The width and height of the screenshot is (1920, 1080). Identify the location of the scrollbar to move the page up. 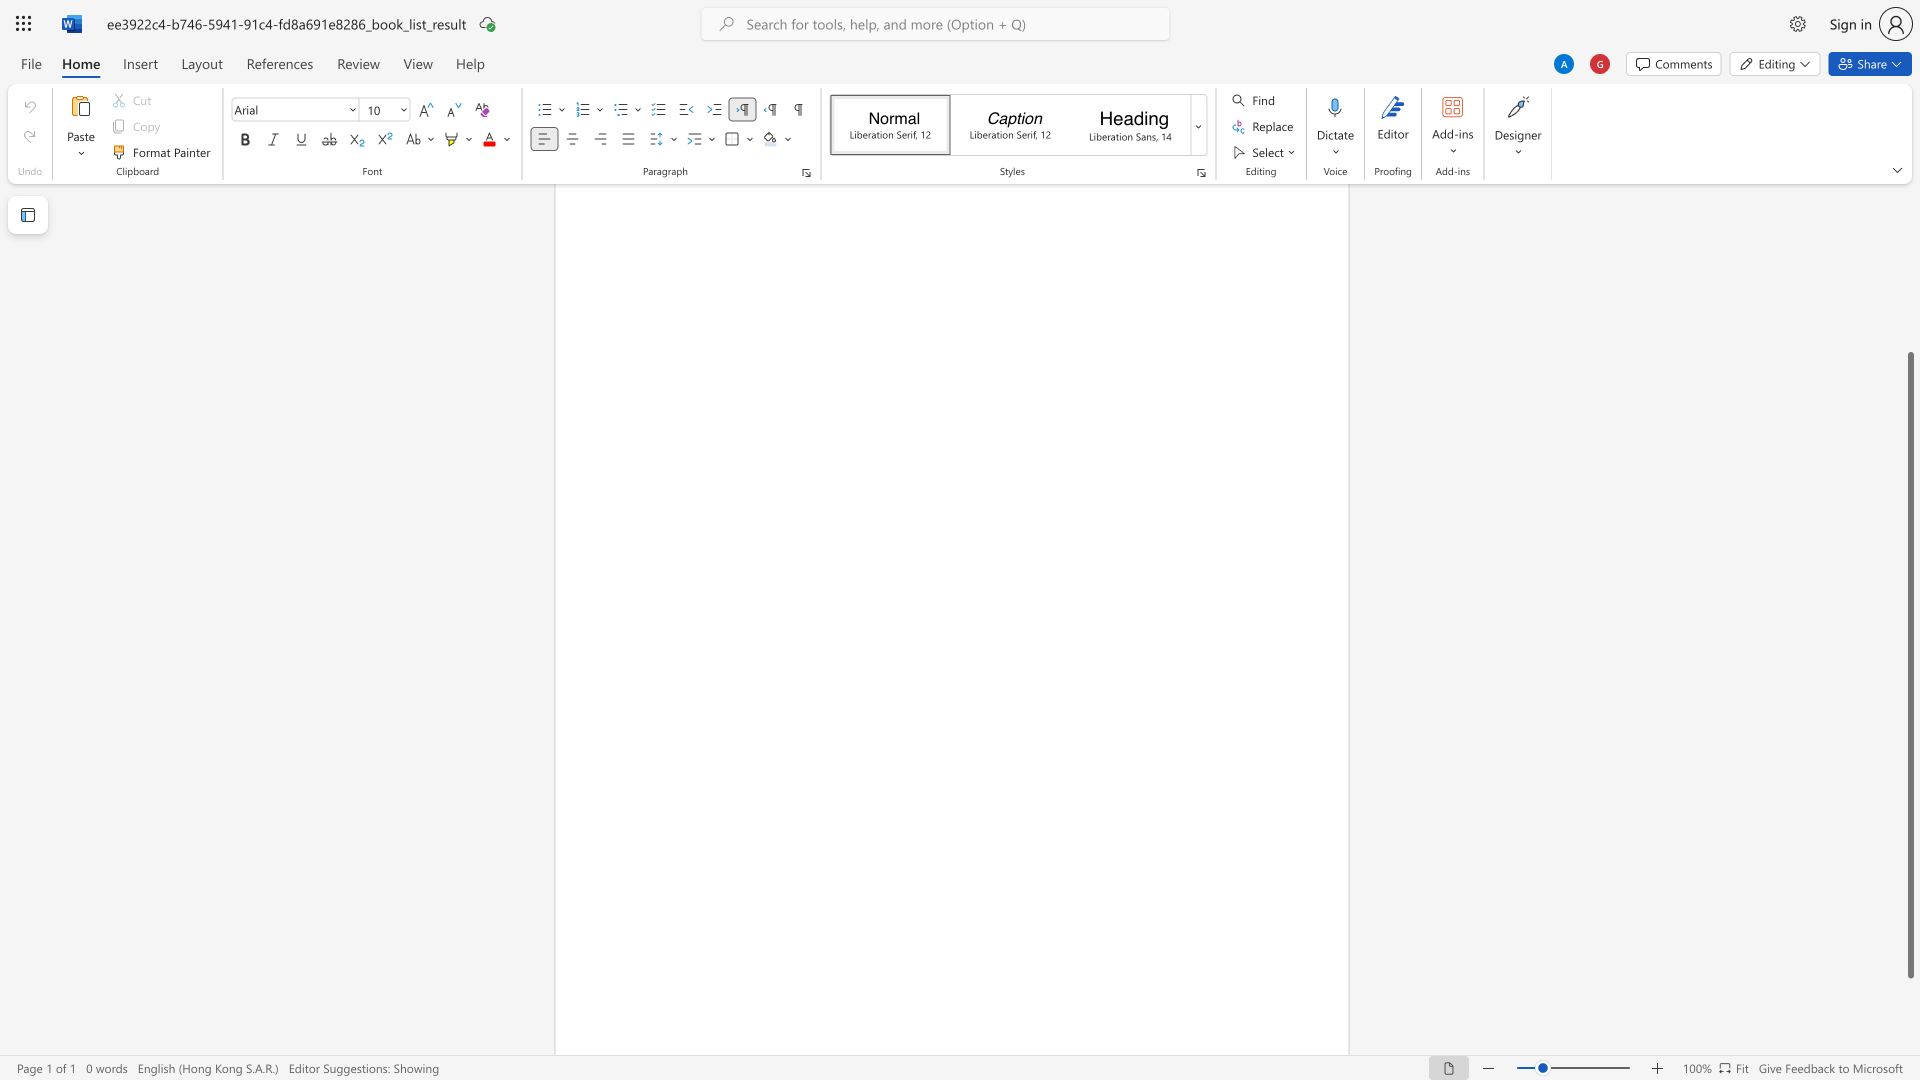
(1909, 338).